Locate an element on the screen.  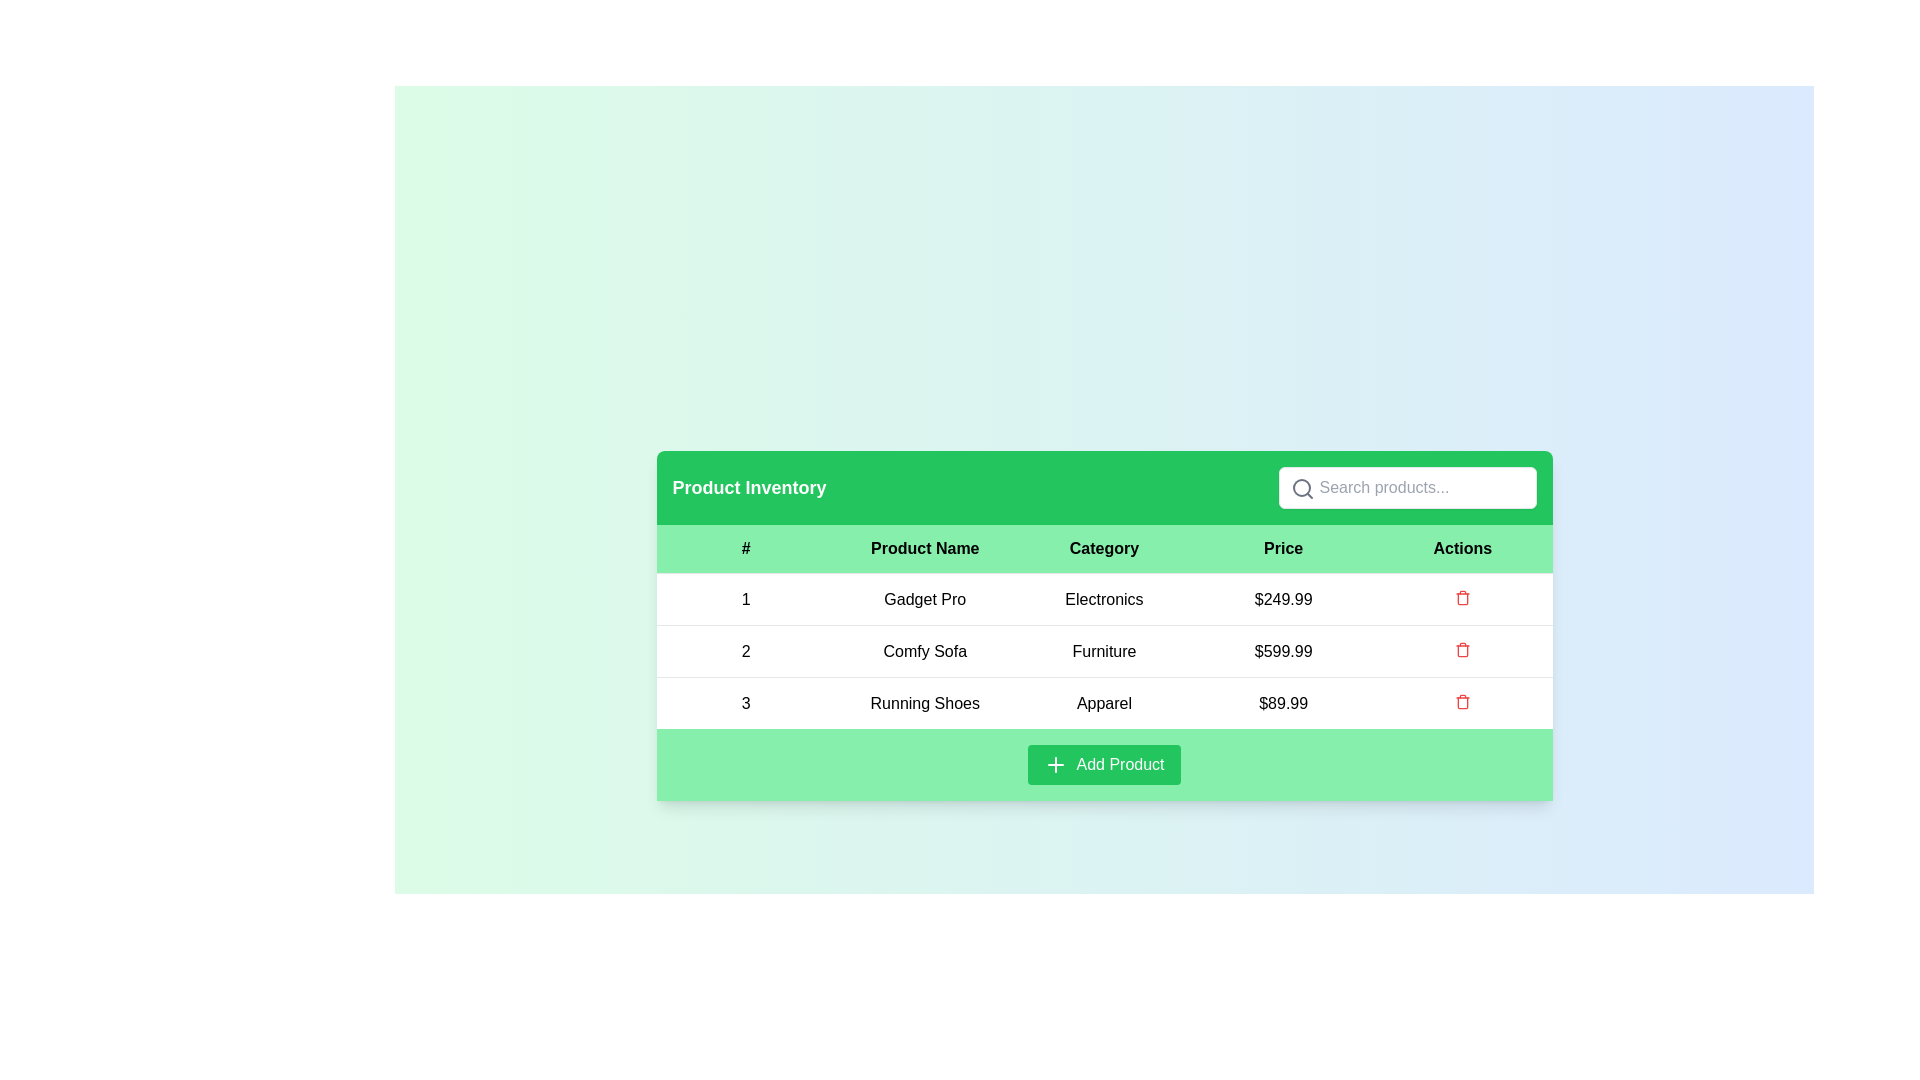
the row in the product table by clicking on the product name display element, which is the second item in the 'Product Name' column is located at coordinates (924, 651).